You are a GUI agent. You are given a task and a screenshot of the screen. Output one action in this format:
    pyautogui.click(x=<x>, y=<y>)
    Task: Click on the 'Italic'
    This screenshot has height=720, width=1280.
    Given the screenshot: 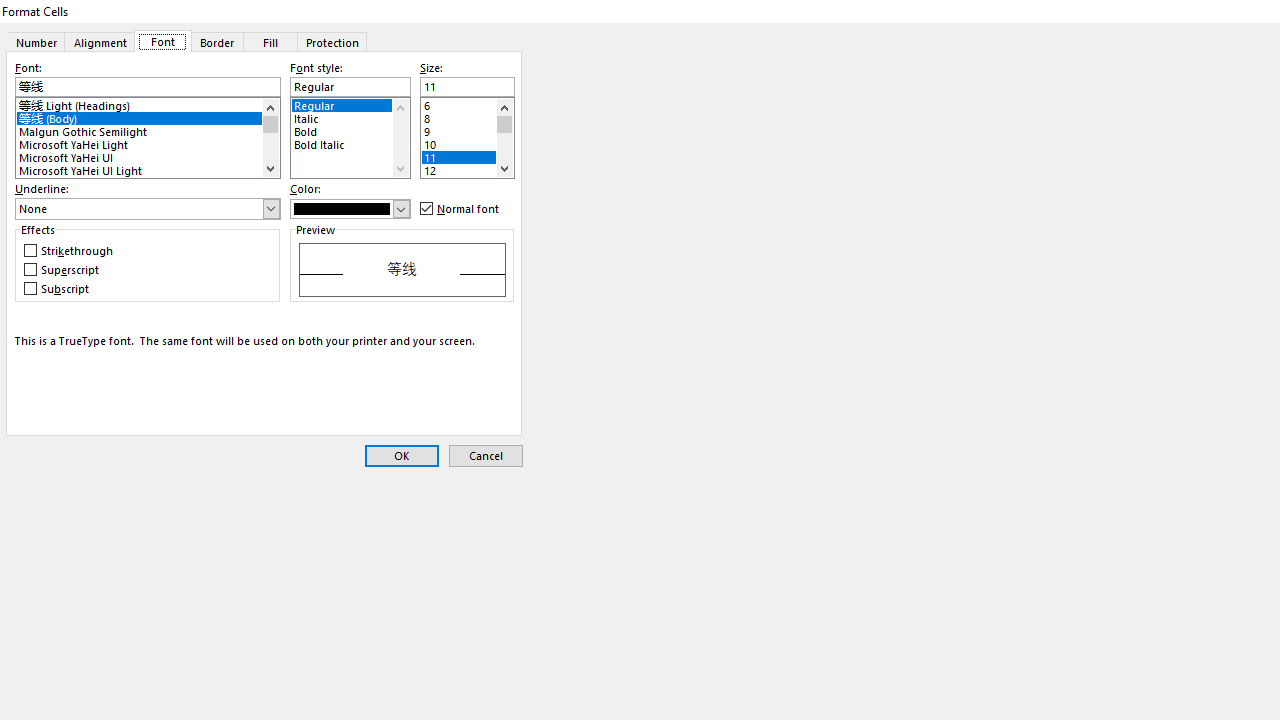 What is the action you would take?
    pyautogui.click(x=350, y=116)
    